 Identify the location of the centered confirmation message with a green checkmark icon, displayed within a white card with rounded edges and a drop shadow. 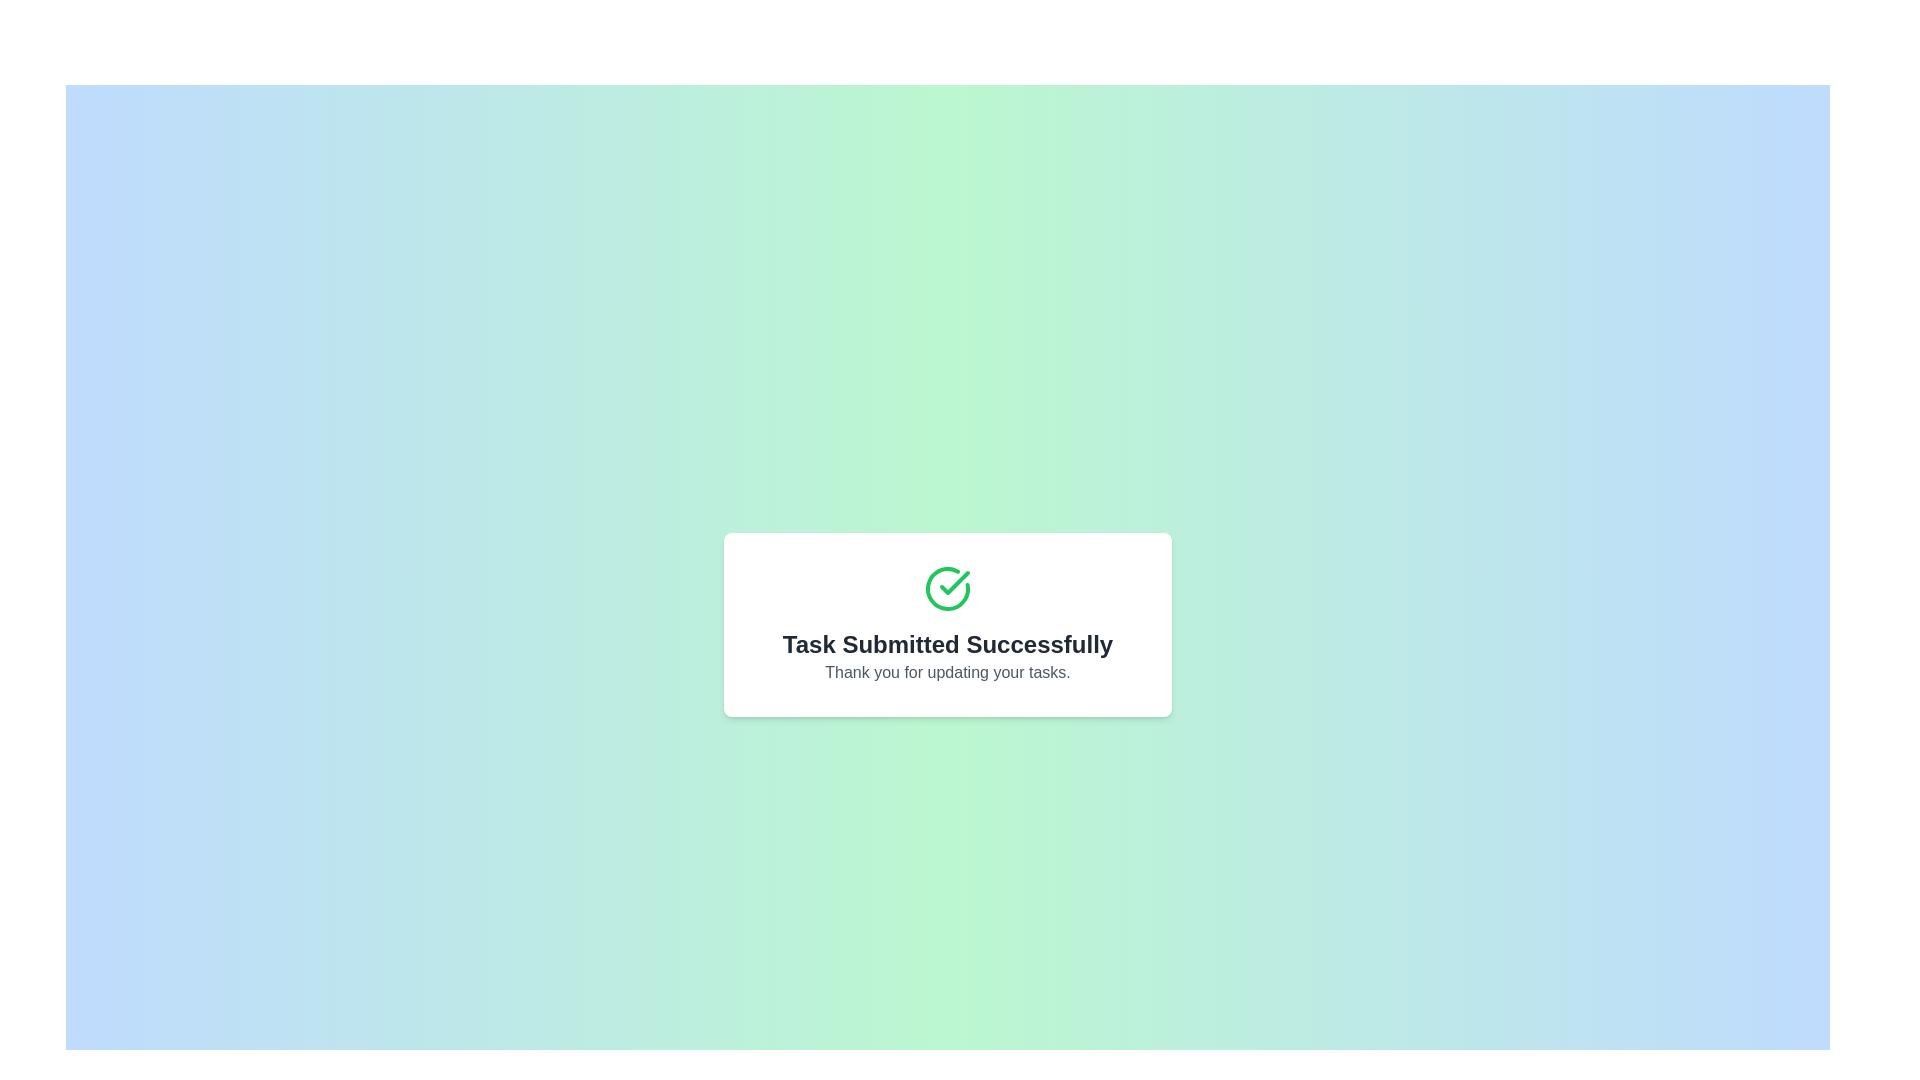
(947, 623).